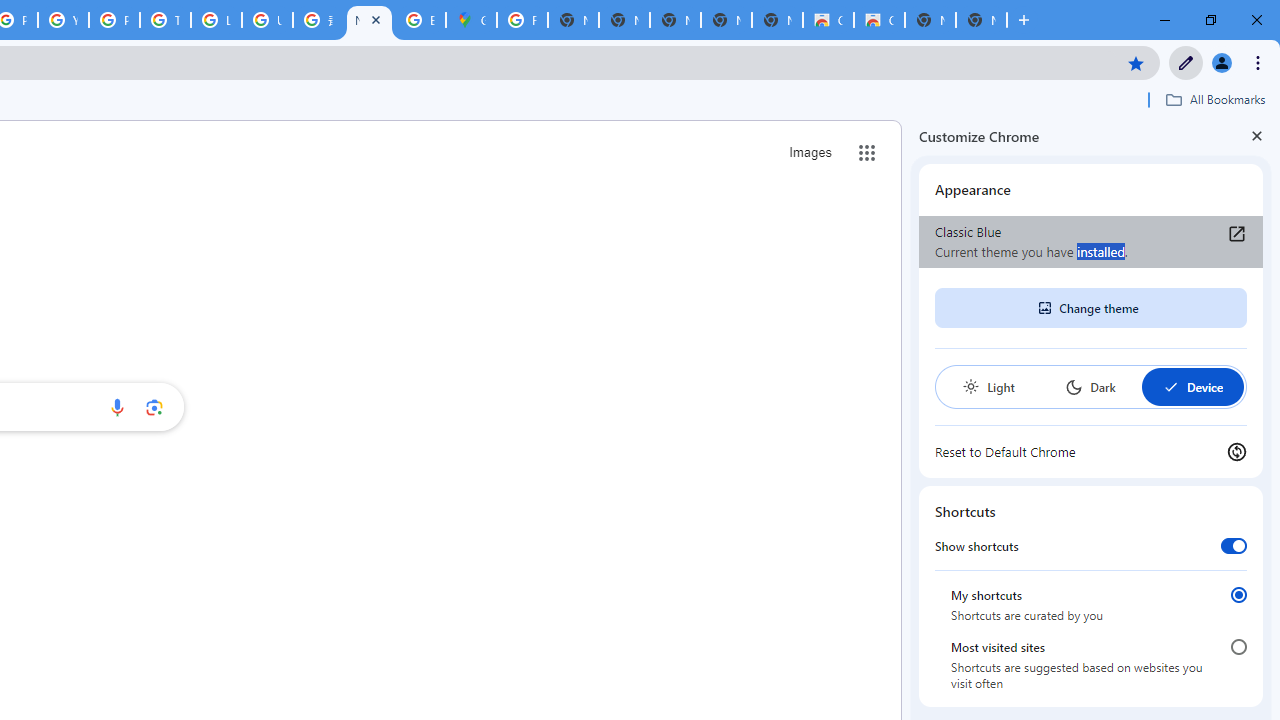  I want to click on 'New Tab', so click(369, 20).